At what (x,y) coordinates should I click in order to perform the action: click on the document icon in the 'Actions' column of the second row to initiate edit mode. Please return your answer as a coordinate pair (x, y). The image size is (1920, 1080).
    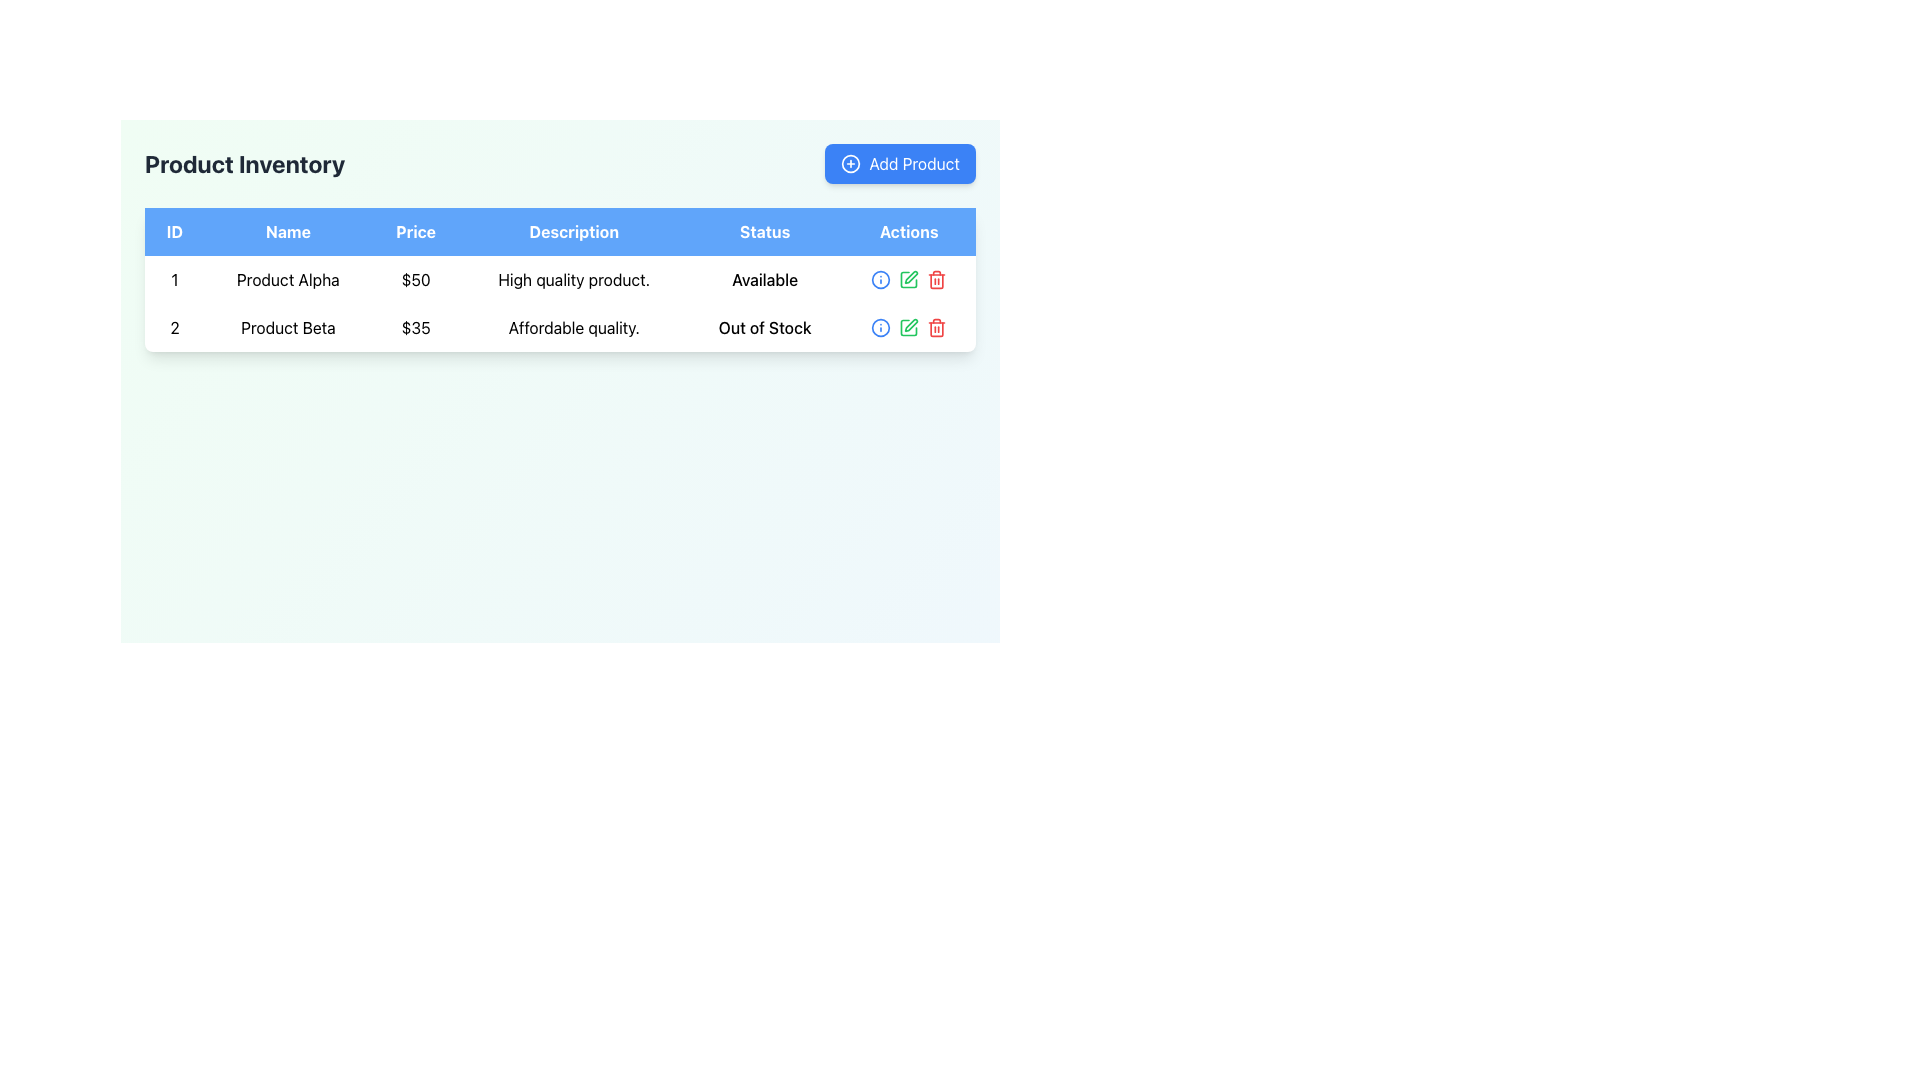
    Looking at the image, I should click on (907, 280).